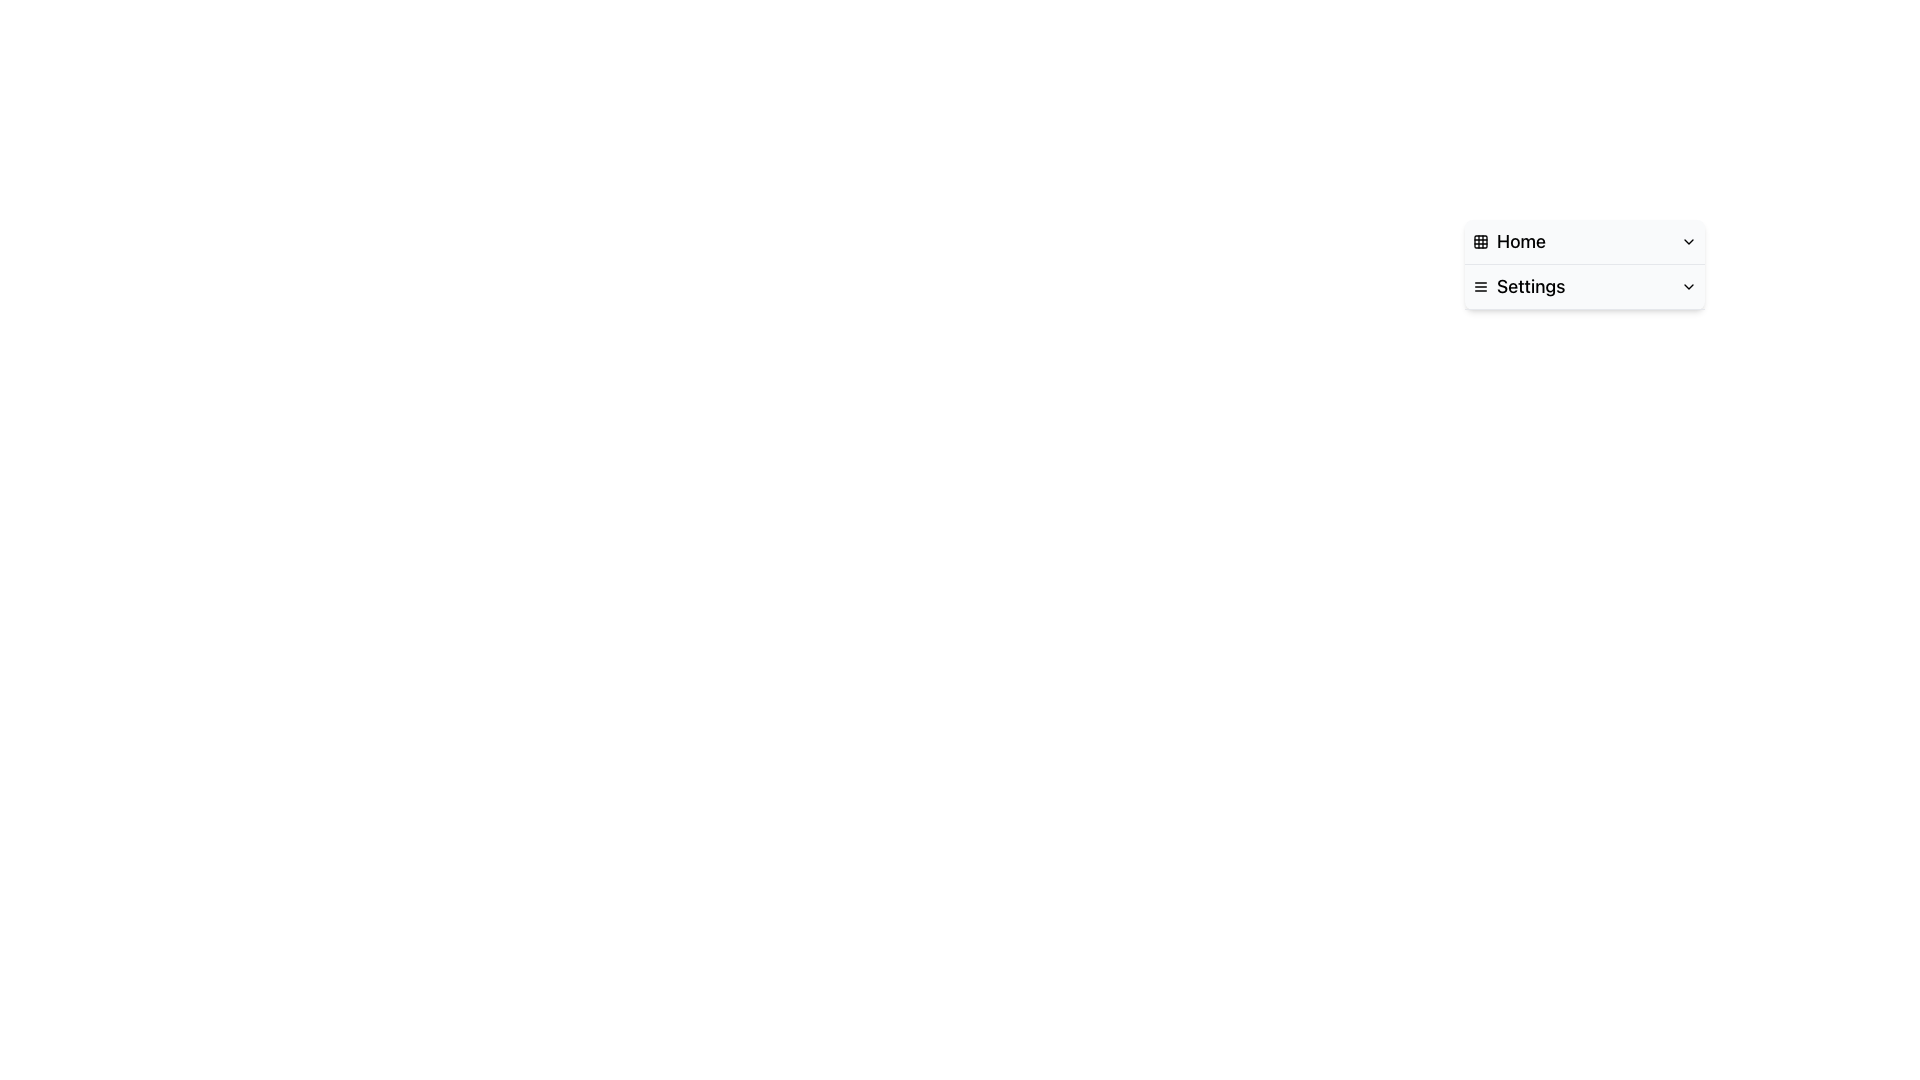 Image resolution: width=1920 pixels, height=1080 pixels. Describe the element at coordinates (1583, 287) in the screenshot. I see `the second list item in the dropdown menu` at that location.